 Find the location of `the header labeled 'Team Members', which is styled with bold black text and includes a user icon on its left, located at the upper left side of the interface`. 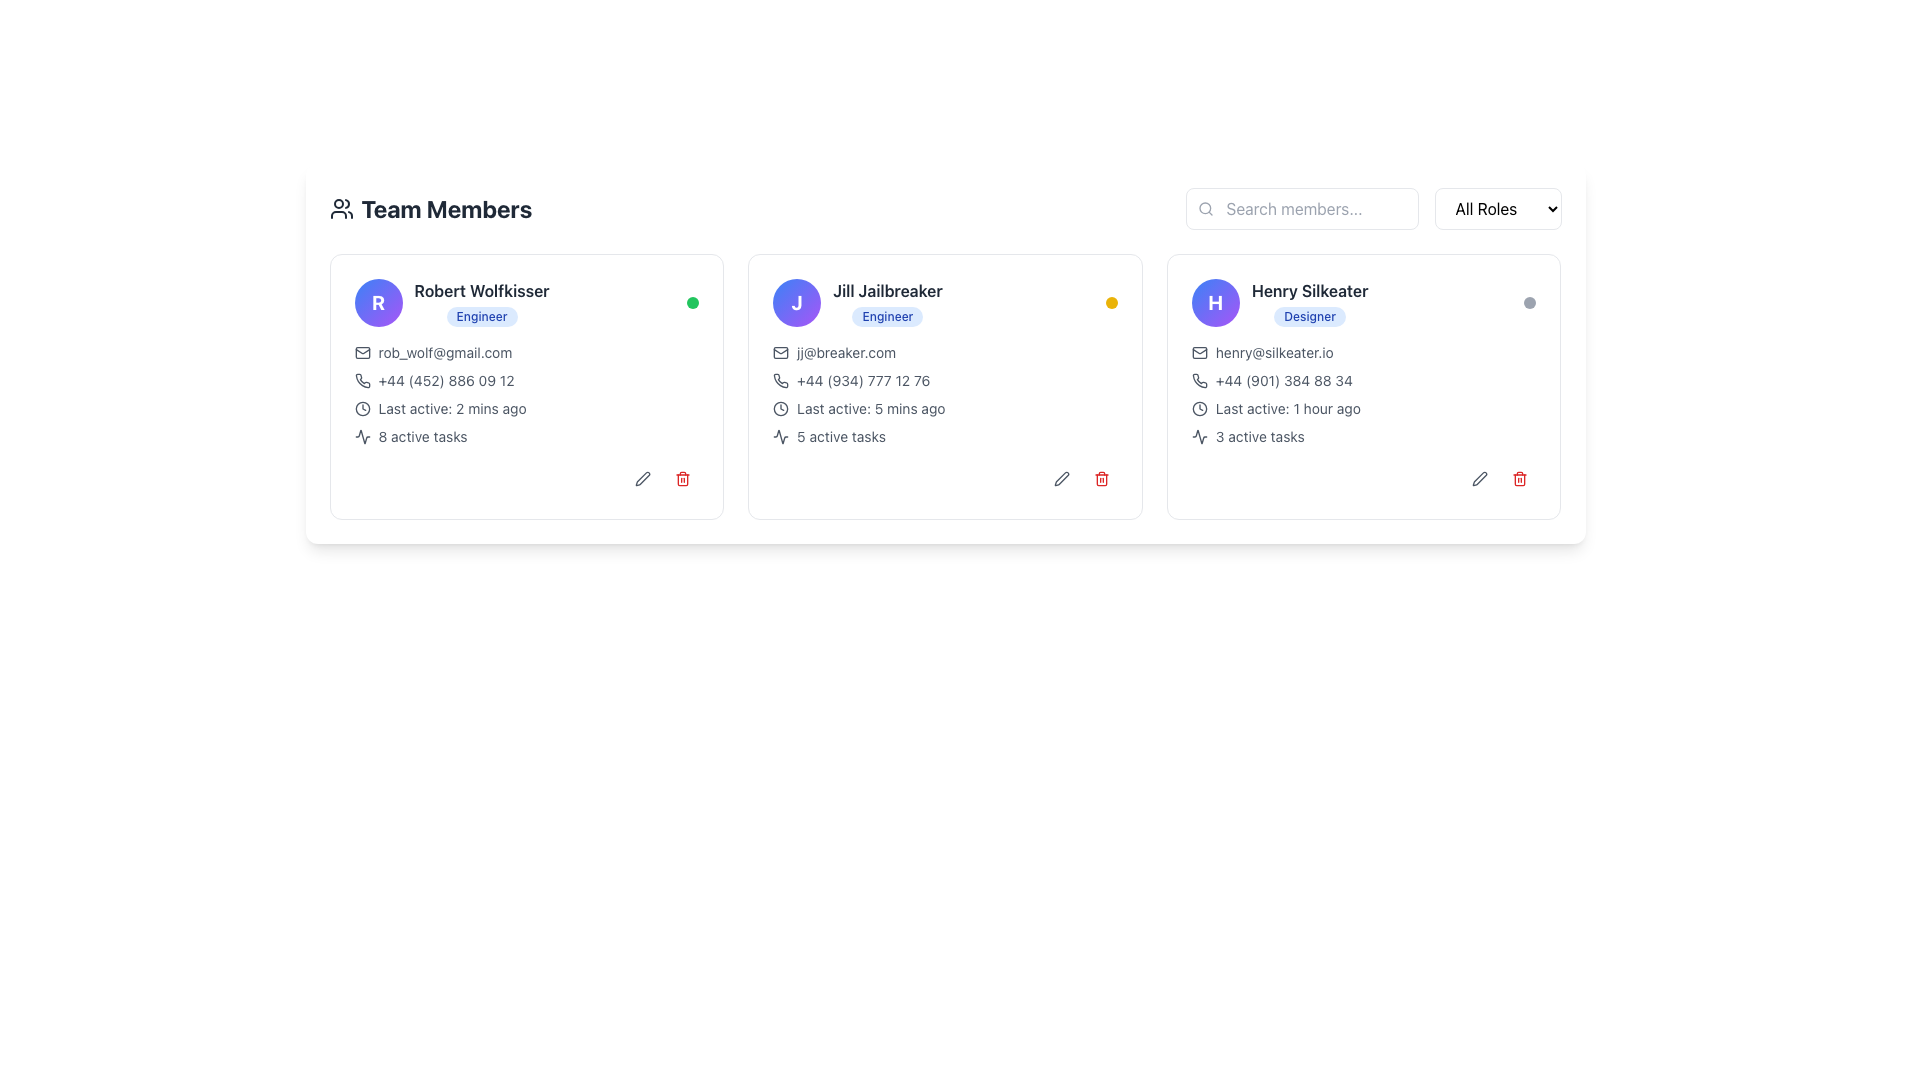

the header labeled 'Team Members', which is styled with bold black text and includes a user icon on its left, located at the upper left side of the interface is located at coordinates (429, 208).